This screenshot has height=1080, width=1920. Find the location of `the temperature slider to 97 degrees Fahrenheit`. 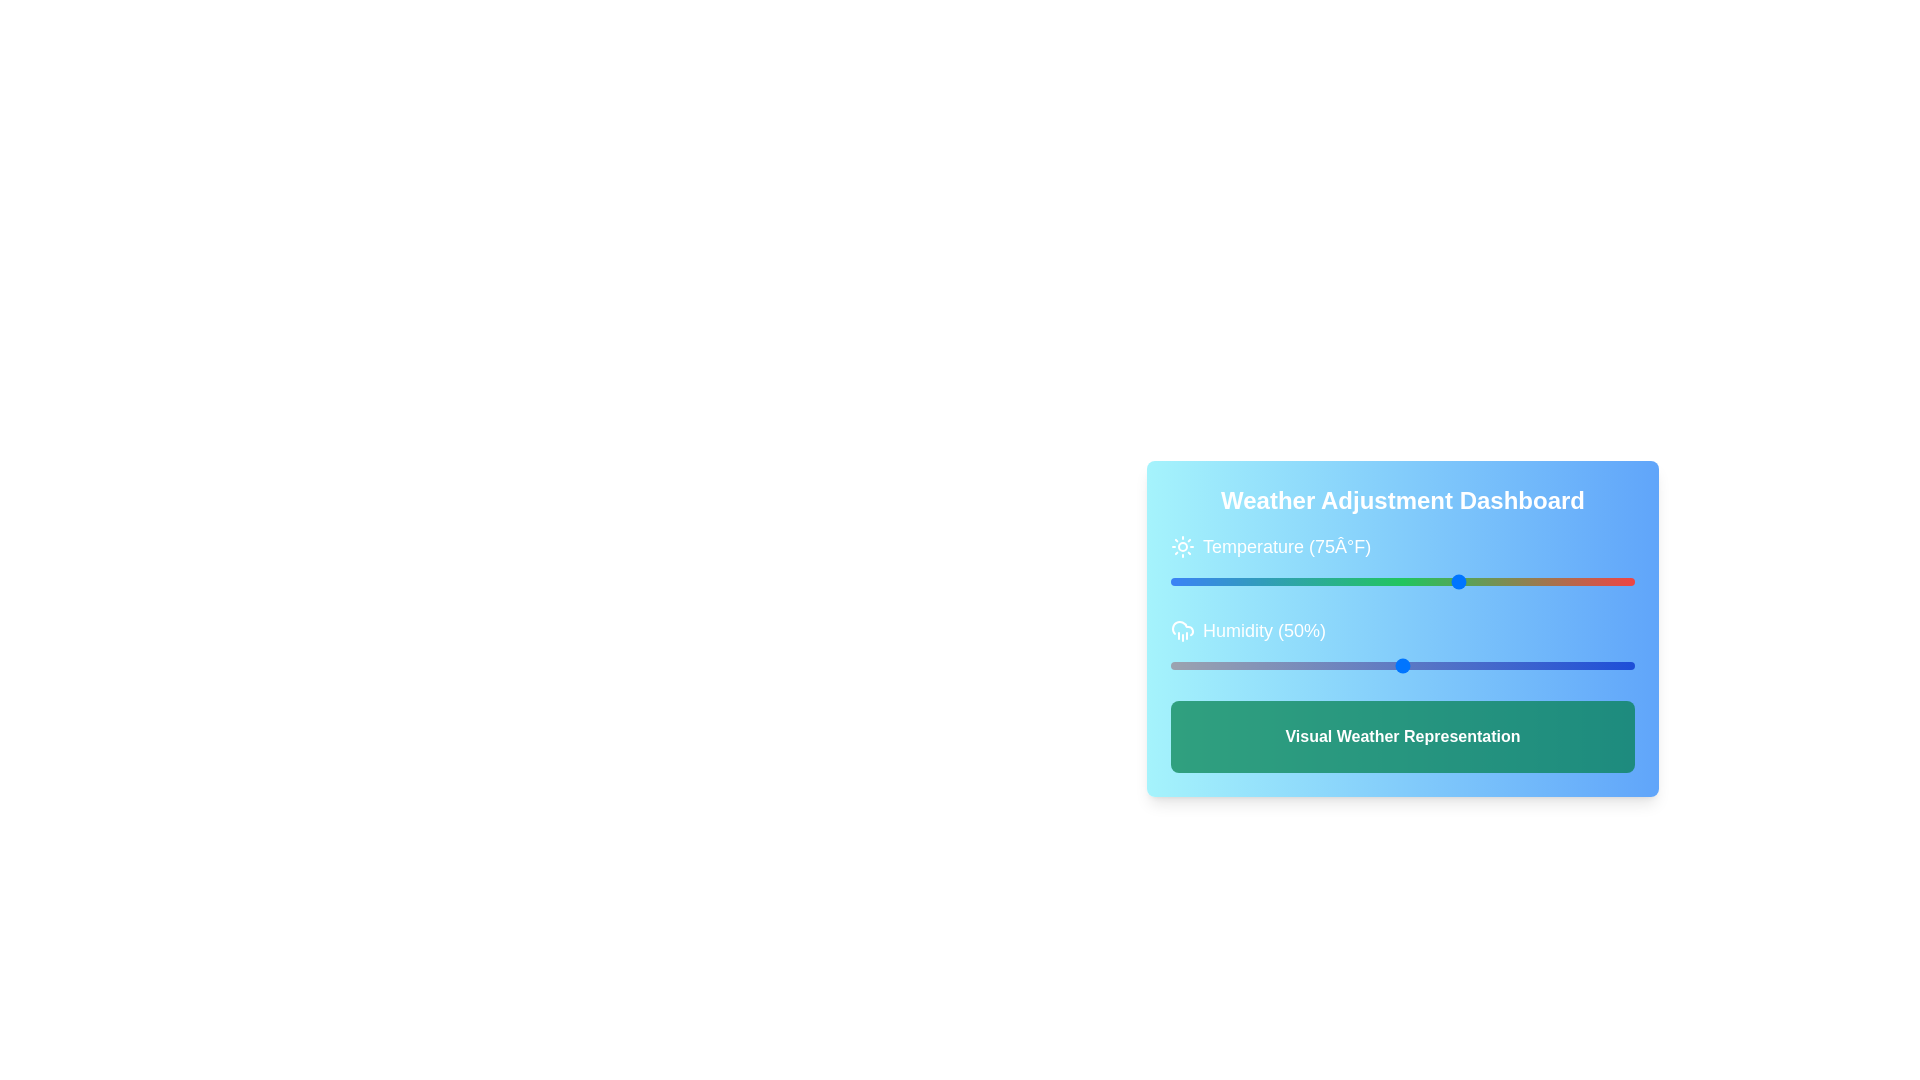

the temperature slider to 97 degrees Fahrenheit is located at coordinates (1512, 582).